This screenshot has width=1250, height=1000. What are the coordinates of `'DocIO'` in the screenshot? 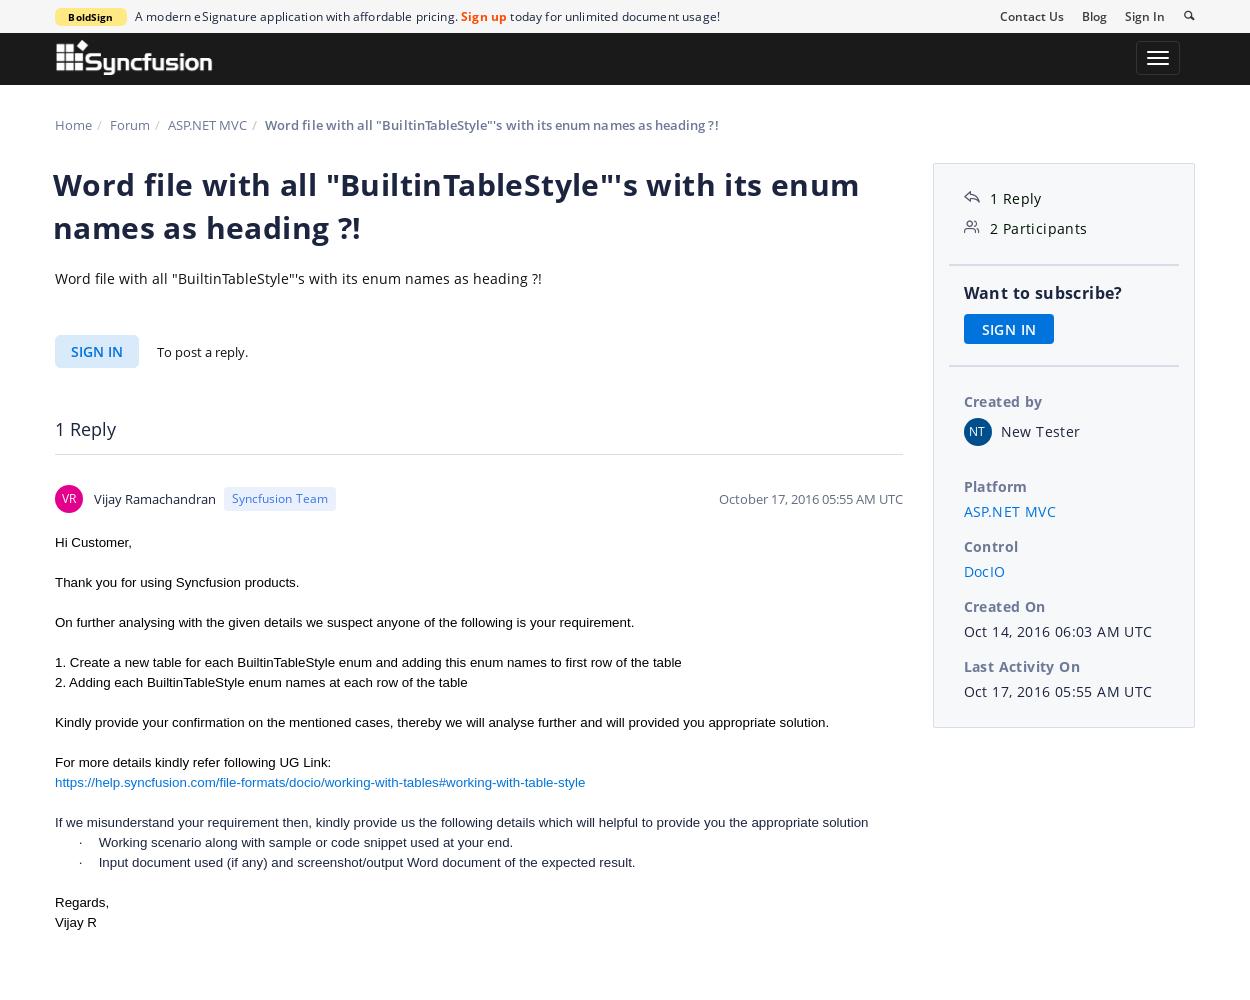 It's located at (983, 569).